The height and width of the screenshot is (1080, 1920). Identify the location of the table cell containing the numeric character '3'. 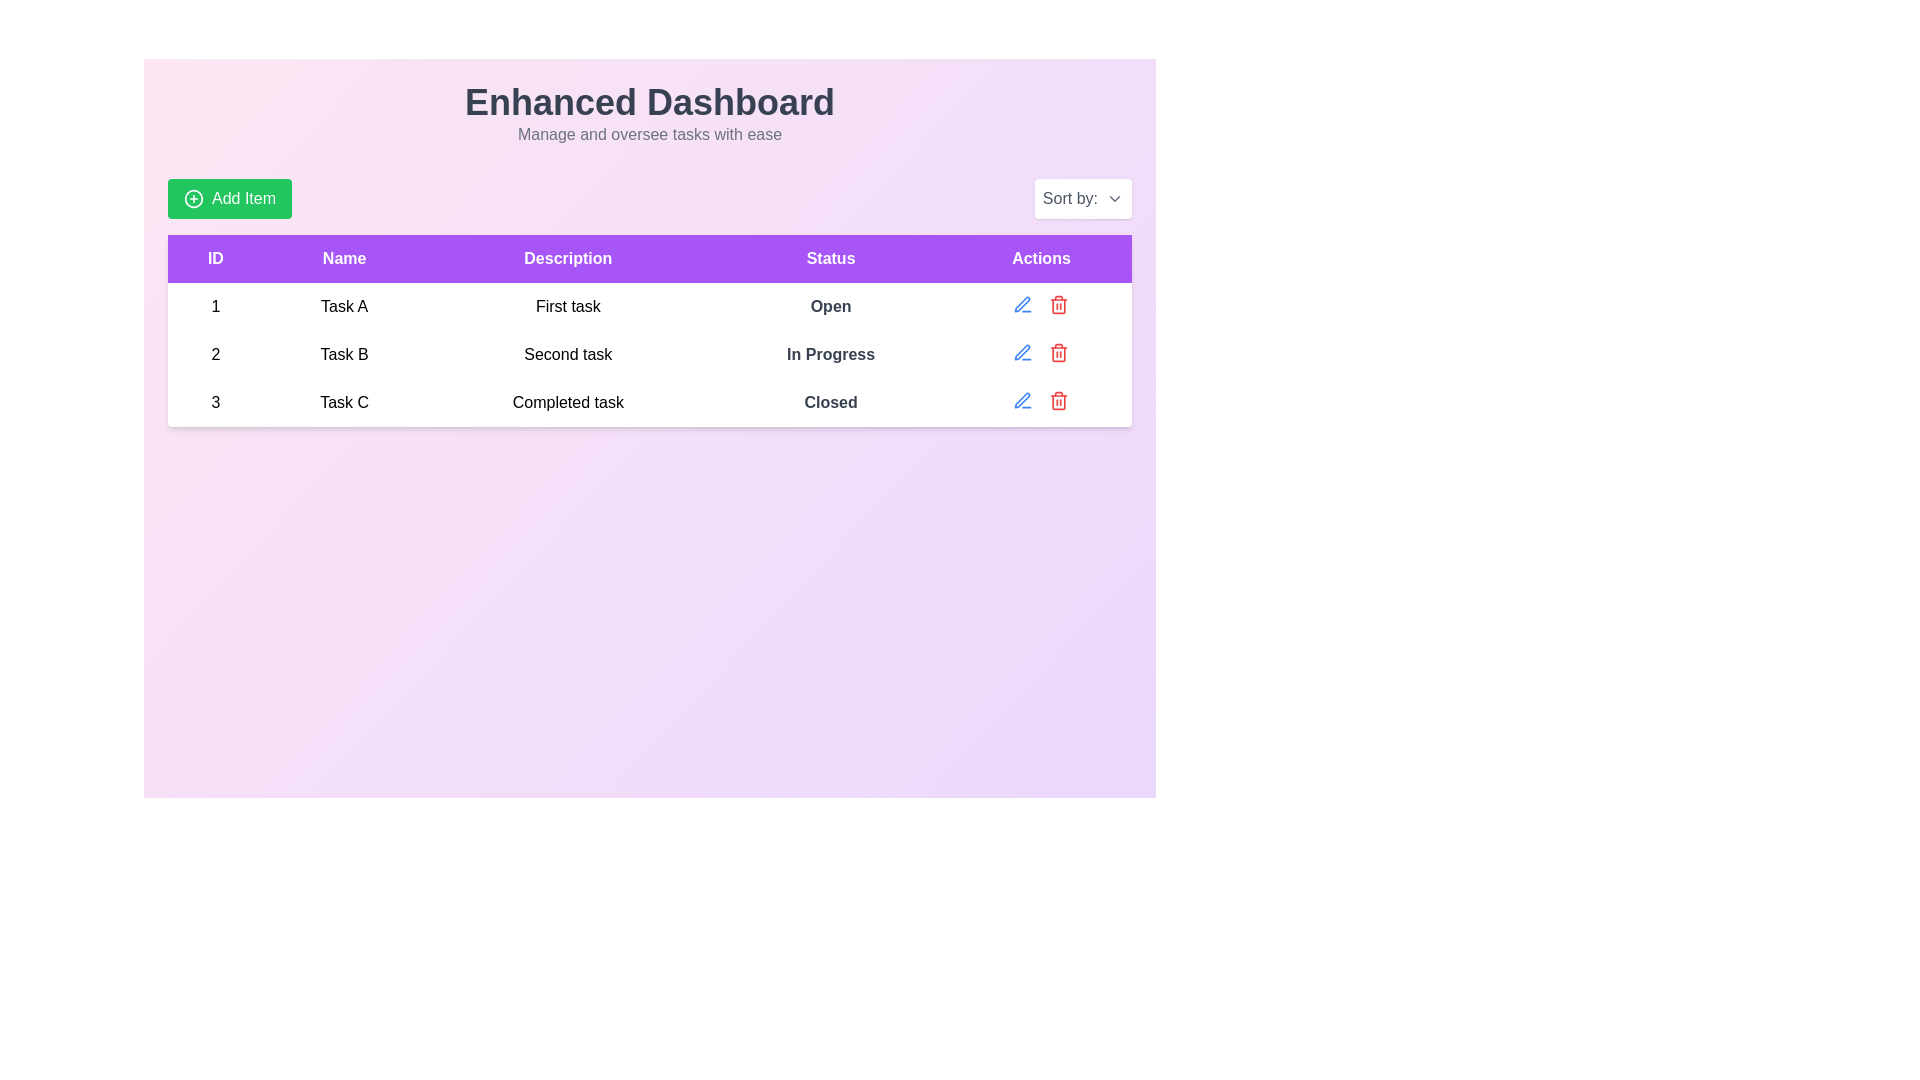
(216, 402).